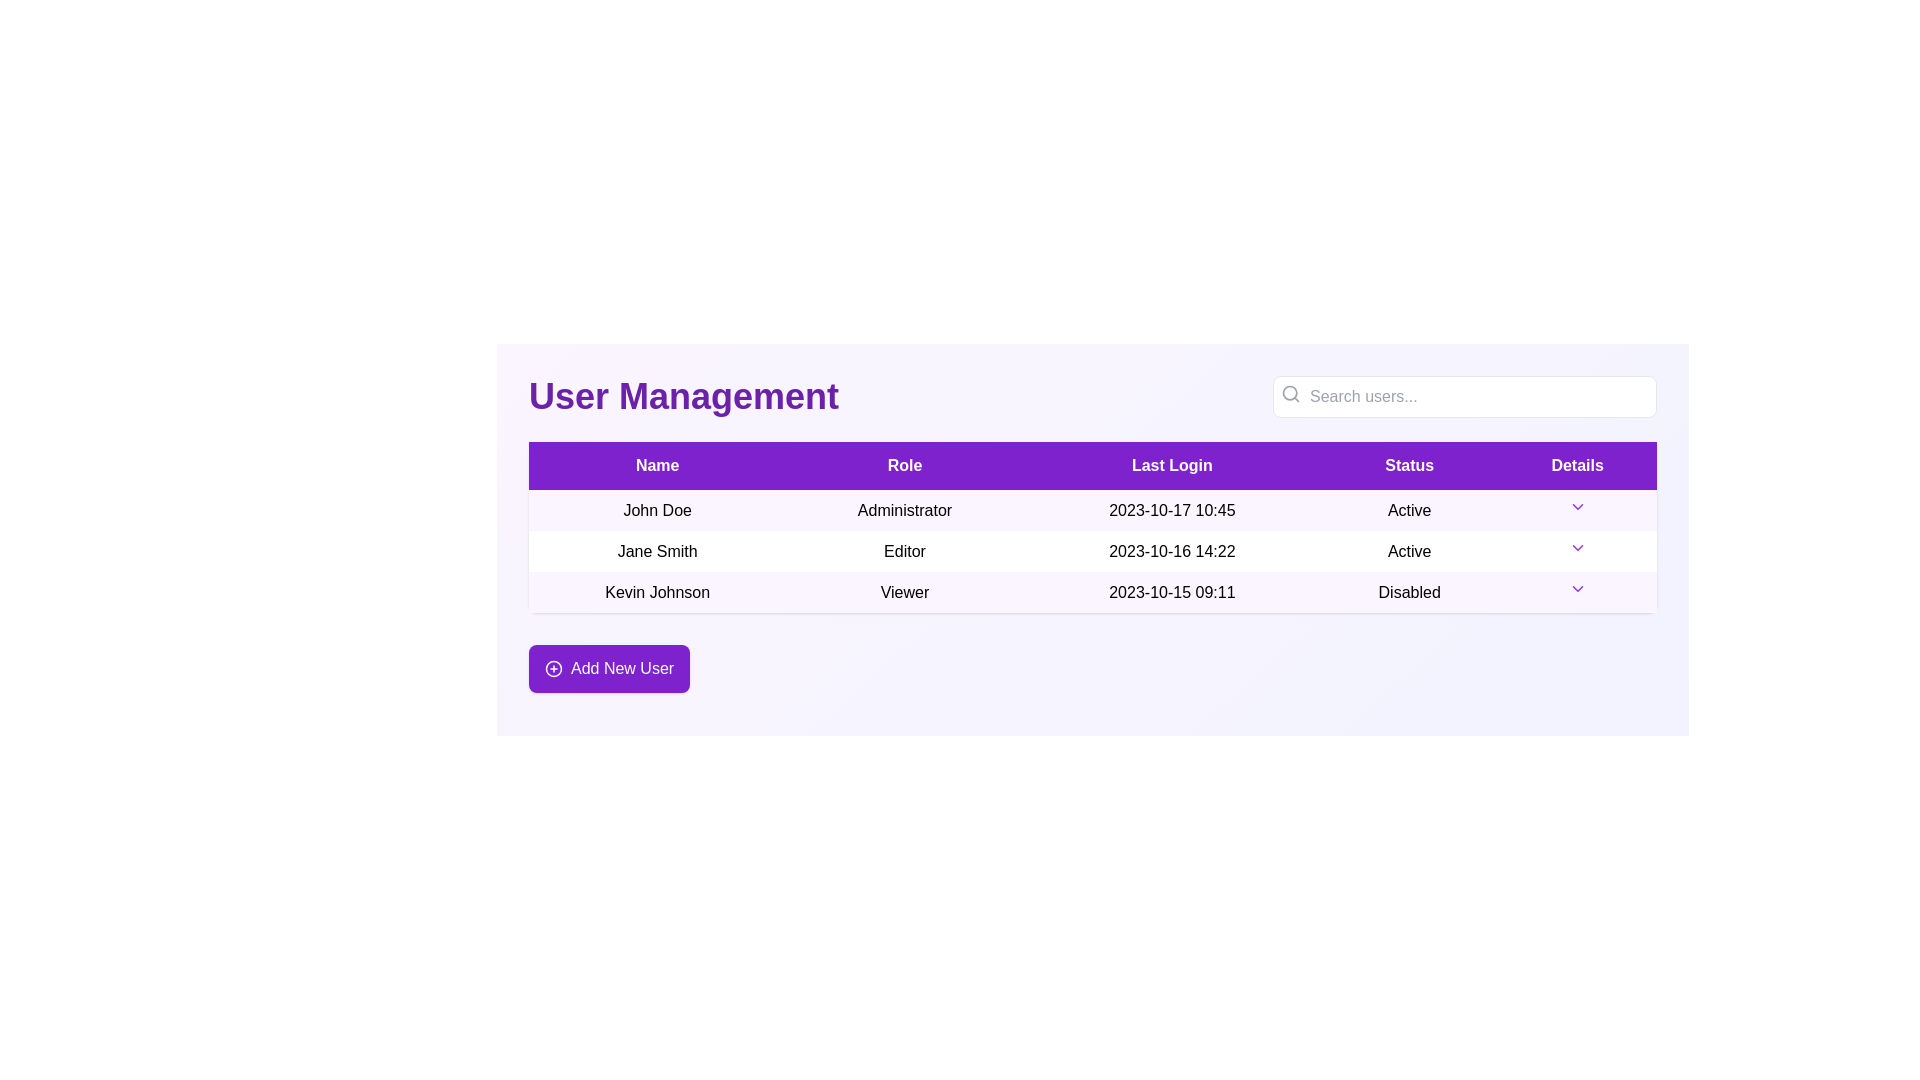 The width and height of the screenshot is (1920, 1080). Describe the element at coordinates (903, 466) in the screenshot. I see `the 'Roles' header label in the table, which is the second header in a sequence of five, located between 'Name' and 'Last Login'` at that location.